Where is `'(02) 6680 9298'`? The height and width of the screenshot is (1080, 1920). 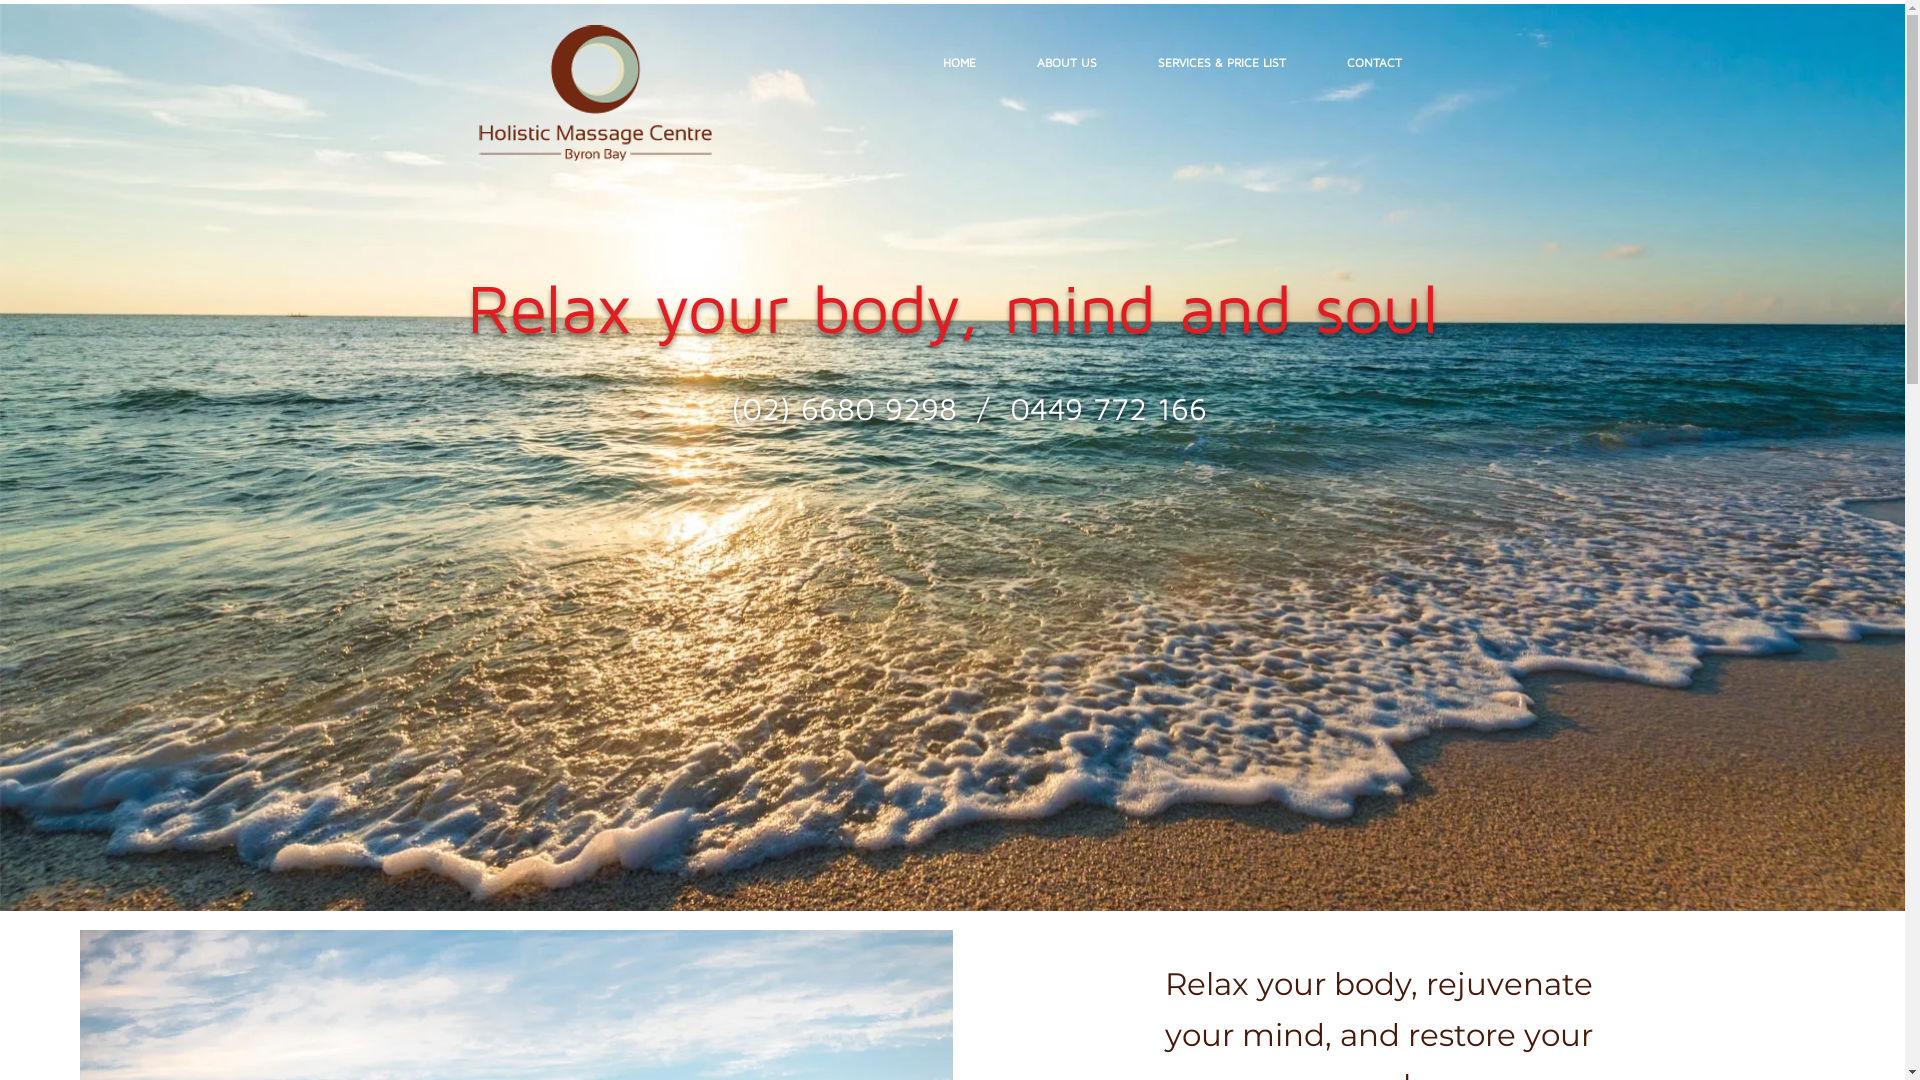
'(02) 6680 9298' is located at coordinates (844, 407).